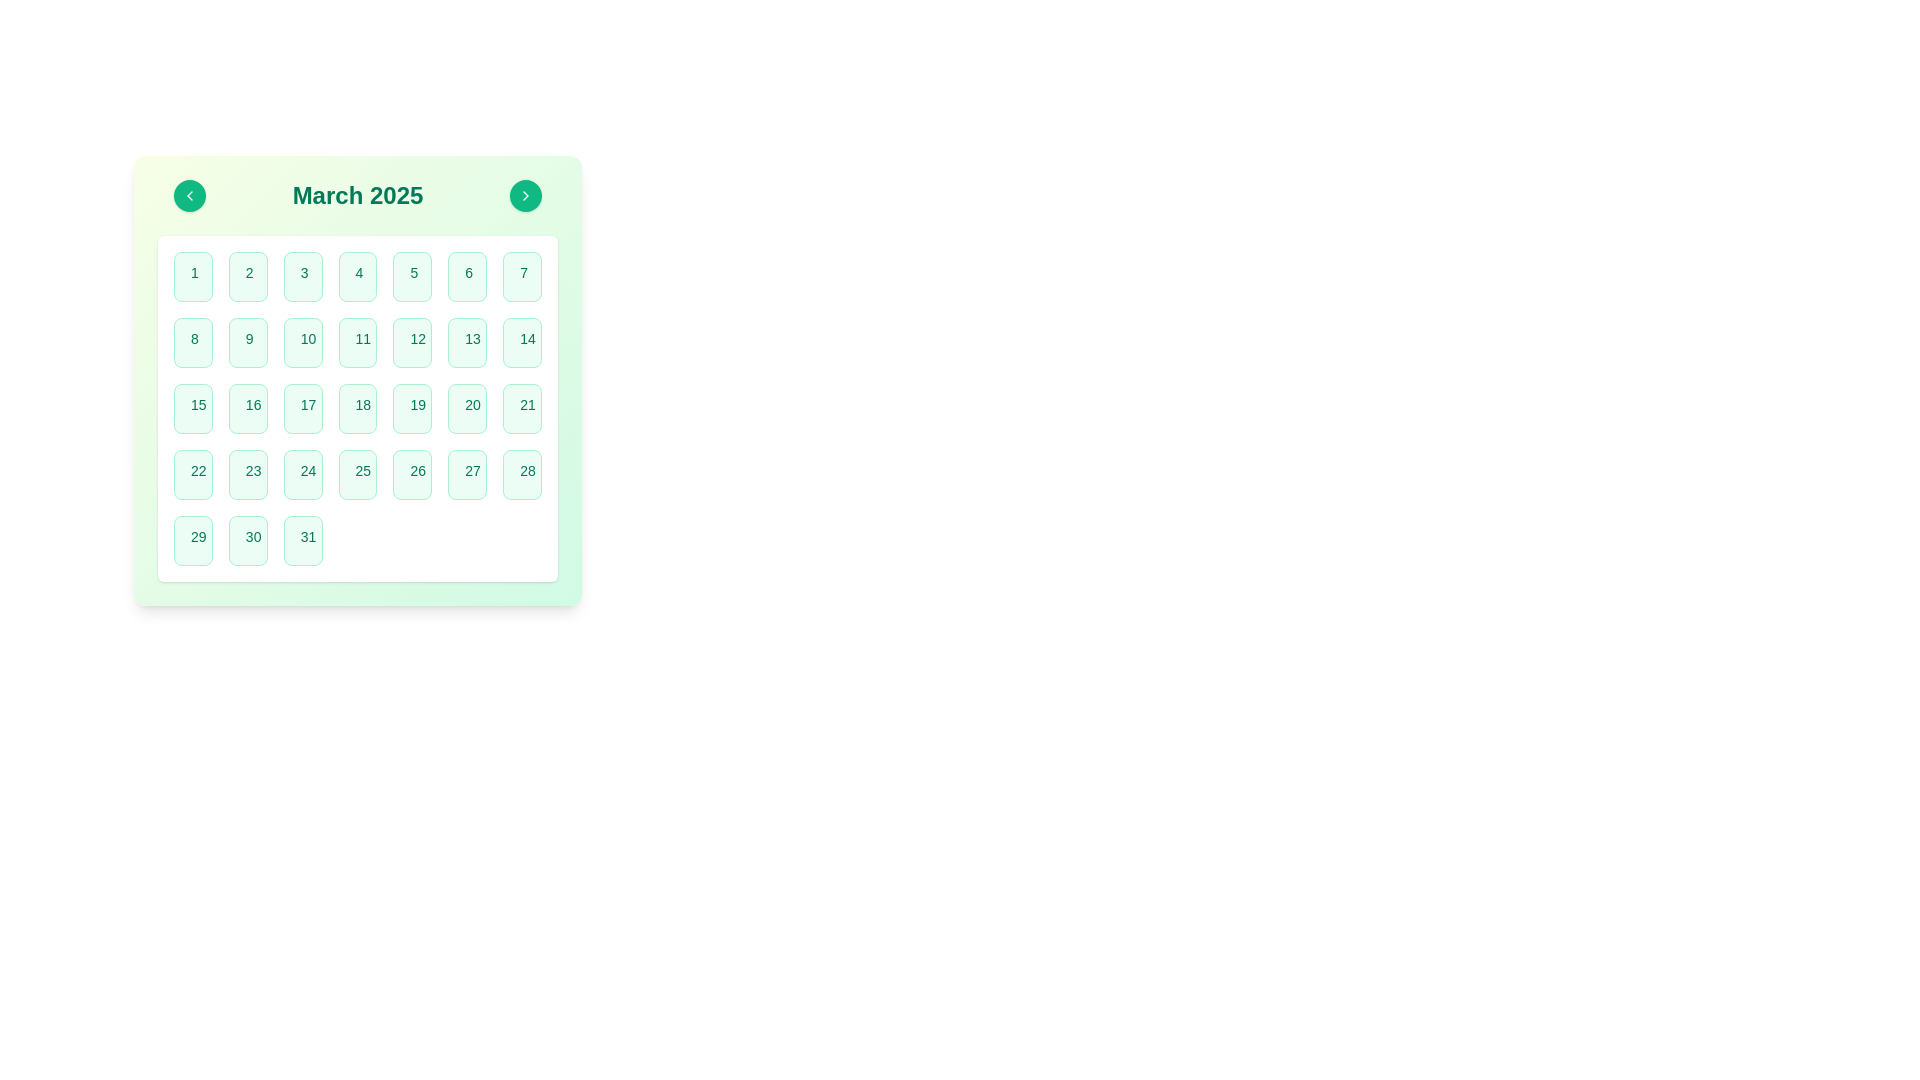 This screenshot has height=1080, width=1920. Describe the element at coordinates (190, 196) in the screenshot. I see `the leftward-pointing chevron arrow icon within the circular green button on the left side of the header labeled 'March 2025'` at that location.